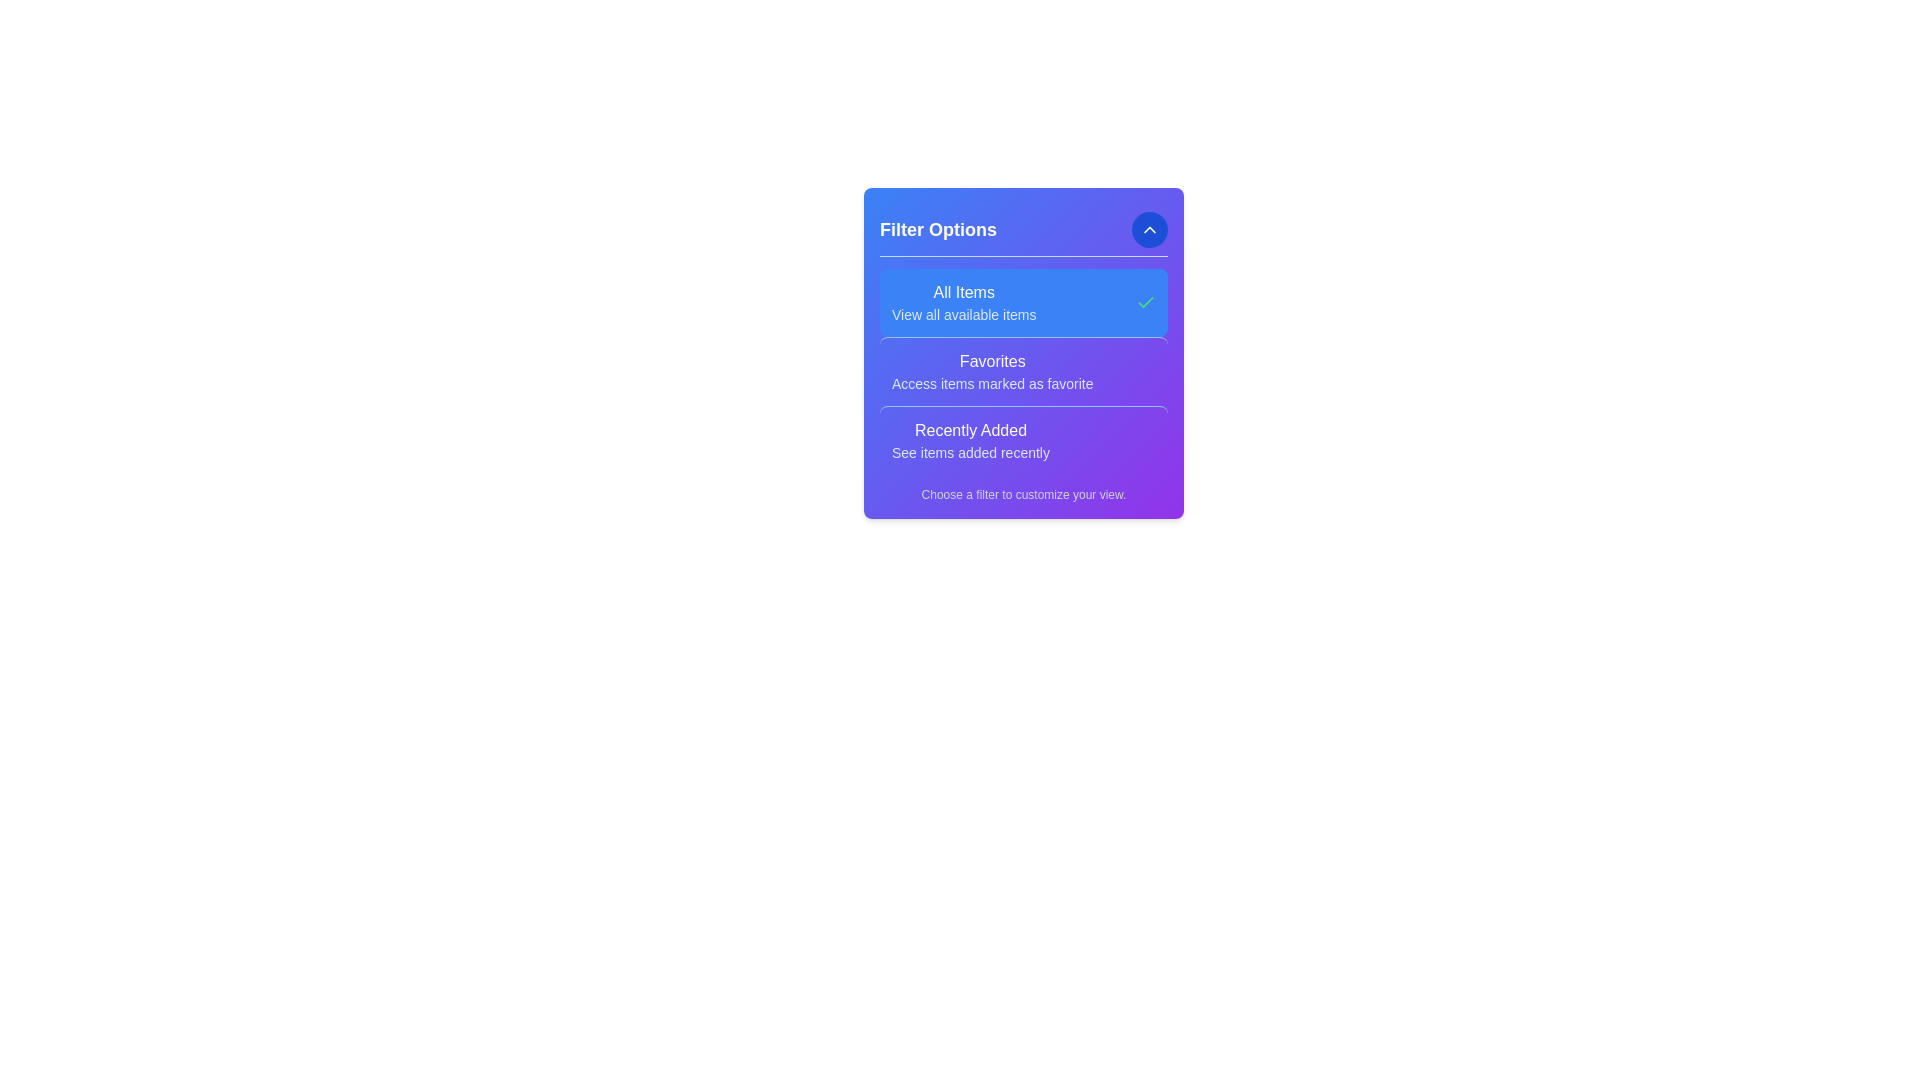  I want to click on the filter option Favorites from the menu, so click(992, 371).